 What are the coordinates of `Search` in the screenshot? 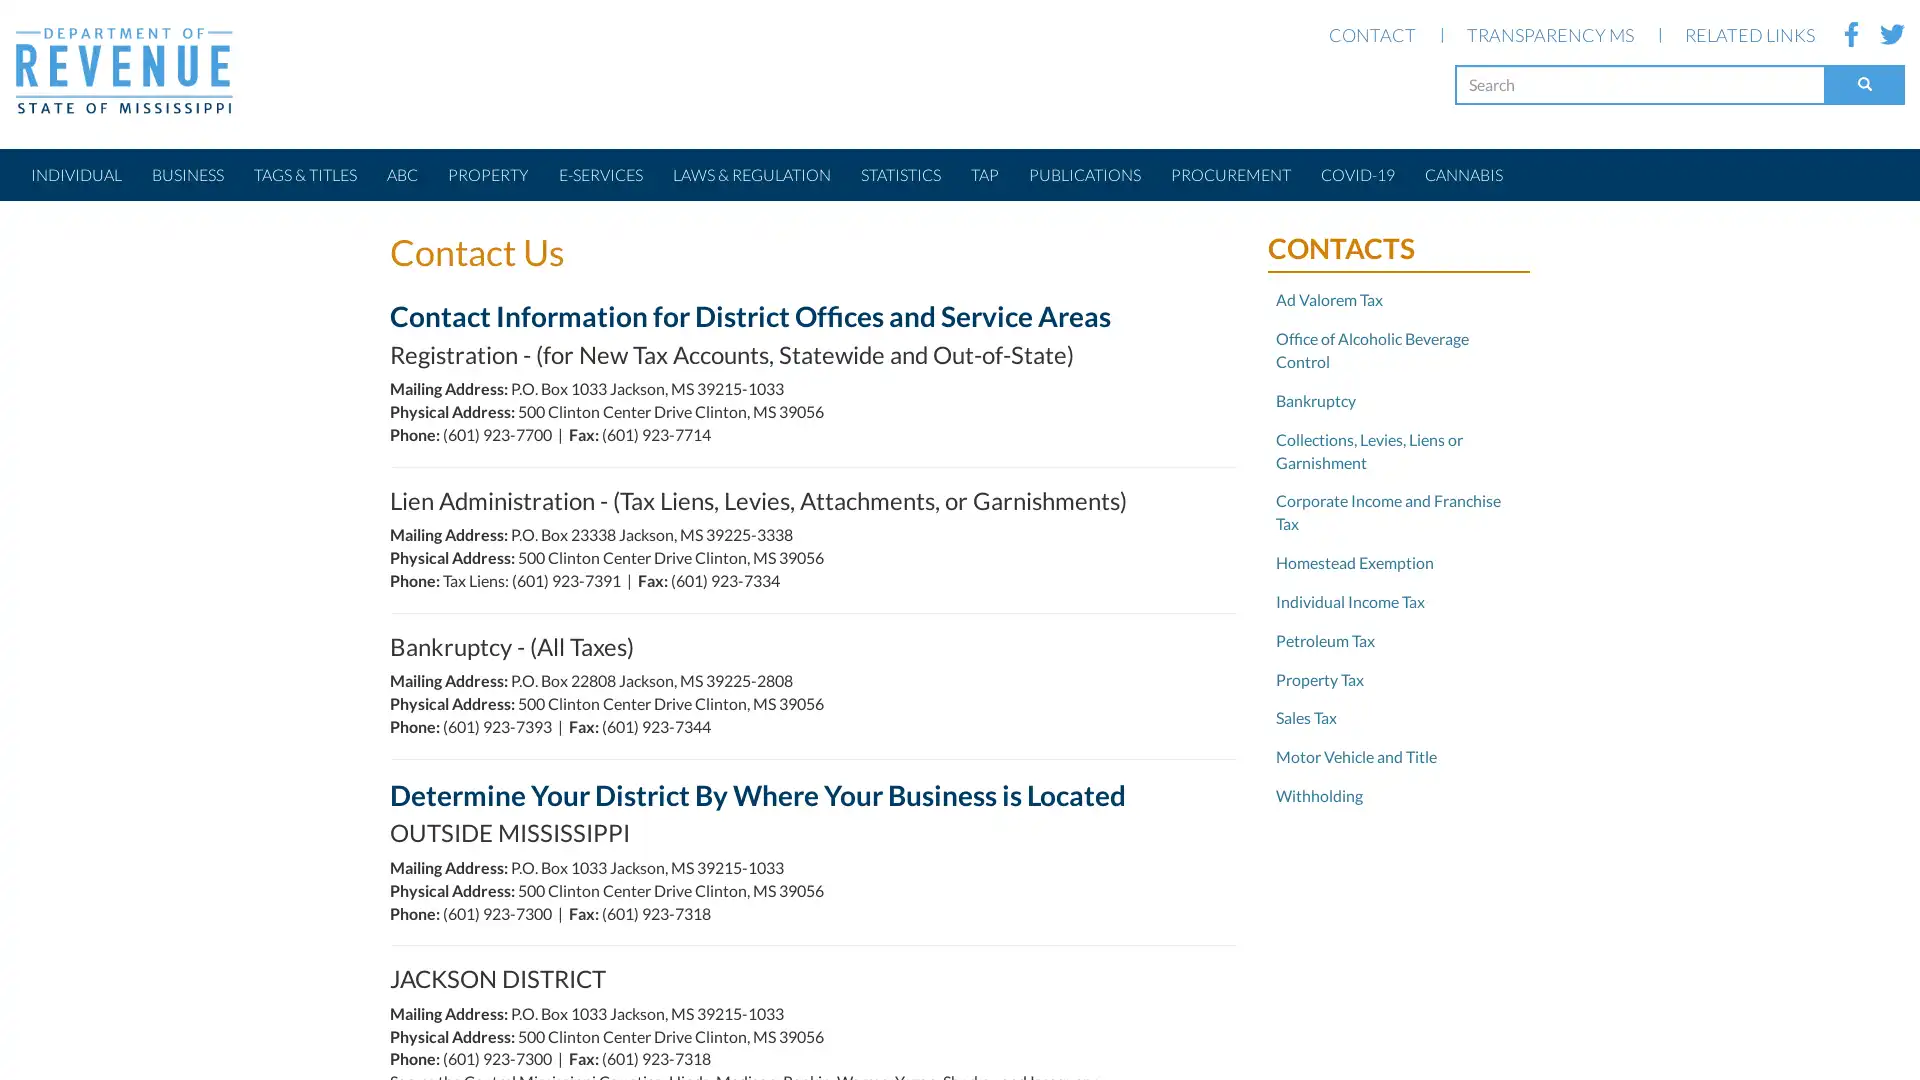 It's located at (1864, 83).